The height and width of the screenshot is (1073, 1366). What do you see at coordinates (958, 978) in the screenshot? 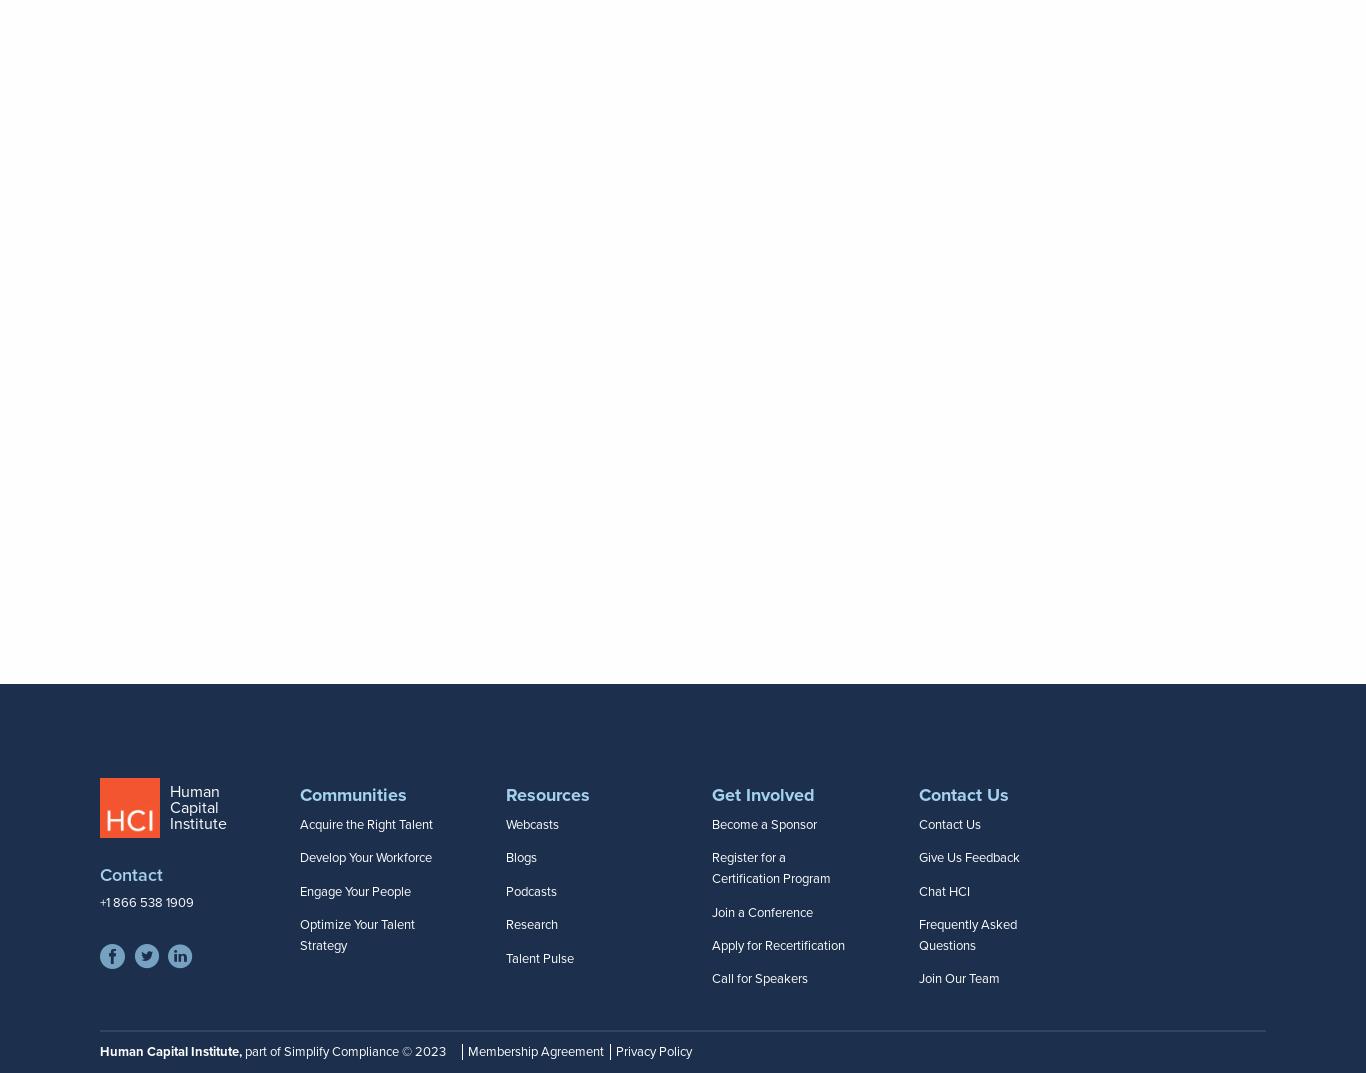
I see `'Join Our Team'` at bounding box center [958, 978].